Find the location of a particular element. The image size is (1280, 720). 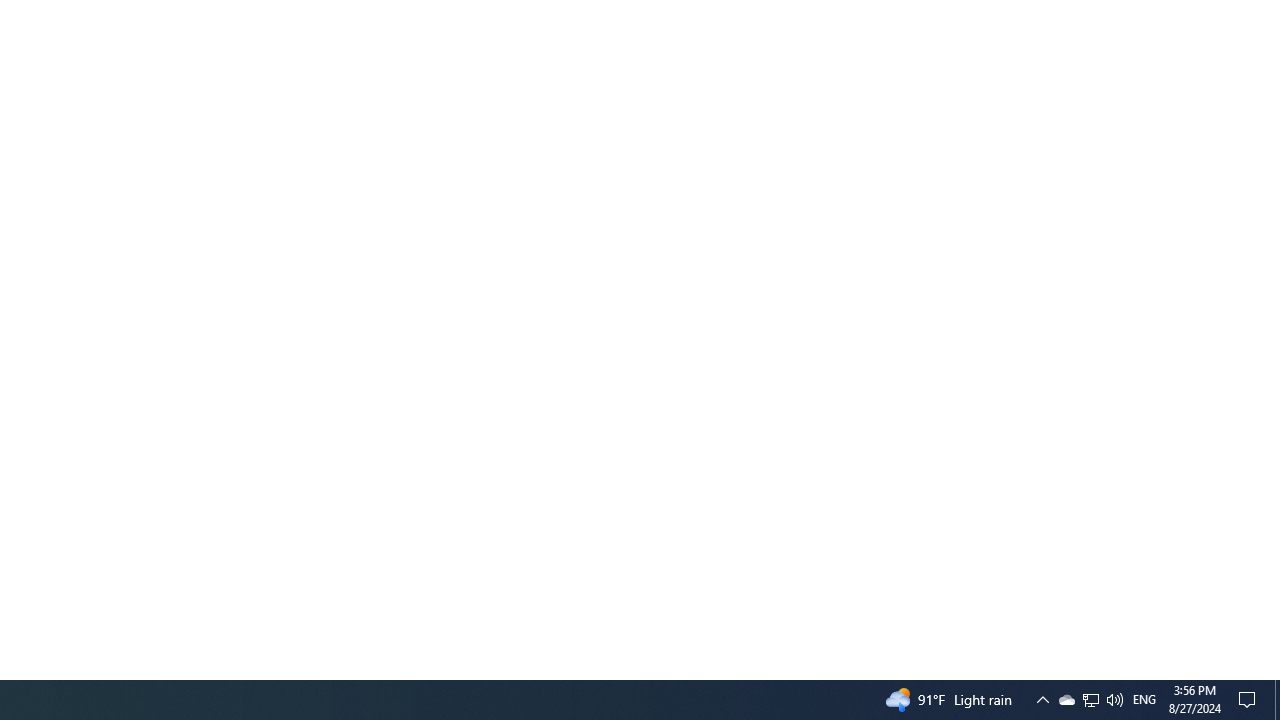

'Notification Chevron' is located at coordinates (1065, 698).